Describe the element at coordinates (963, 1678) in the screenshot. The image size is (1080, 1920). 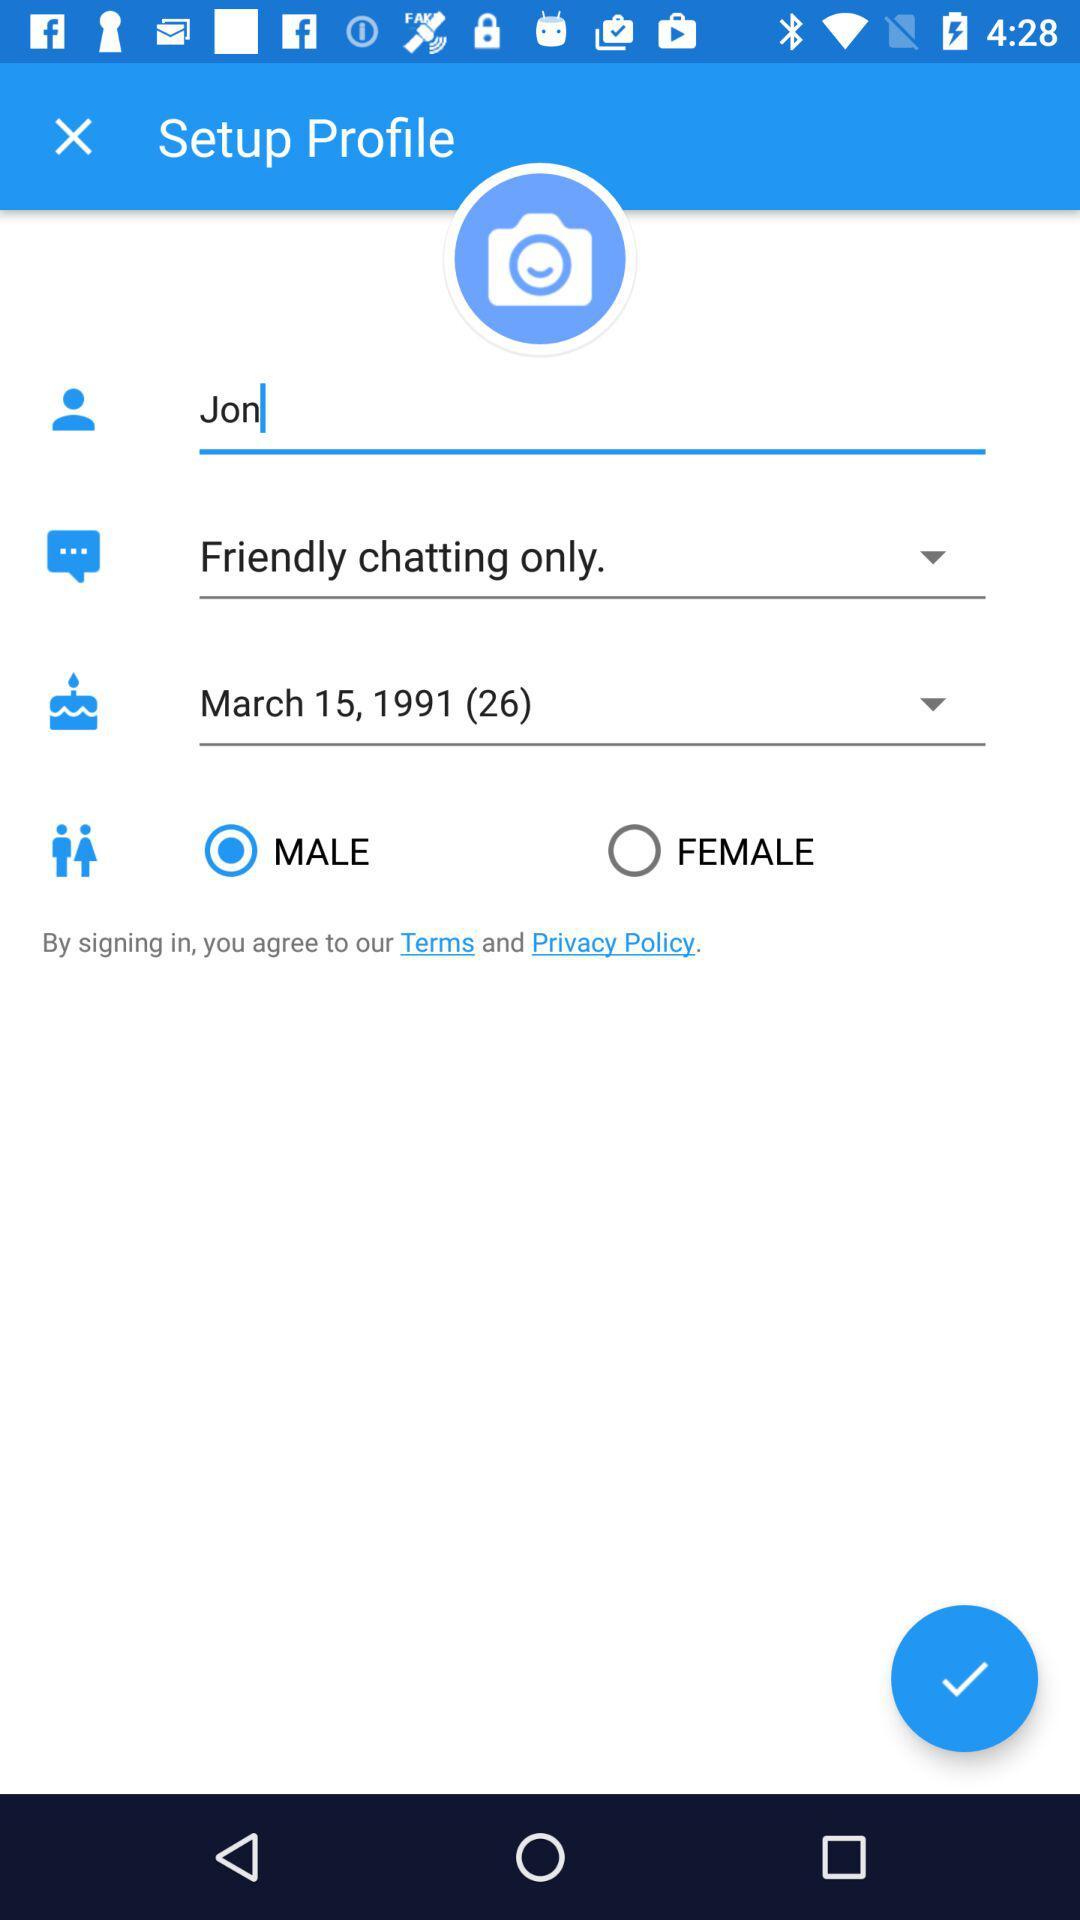
I see `the check icon` at that location.